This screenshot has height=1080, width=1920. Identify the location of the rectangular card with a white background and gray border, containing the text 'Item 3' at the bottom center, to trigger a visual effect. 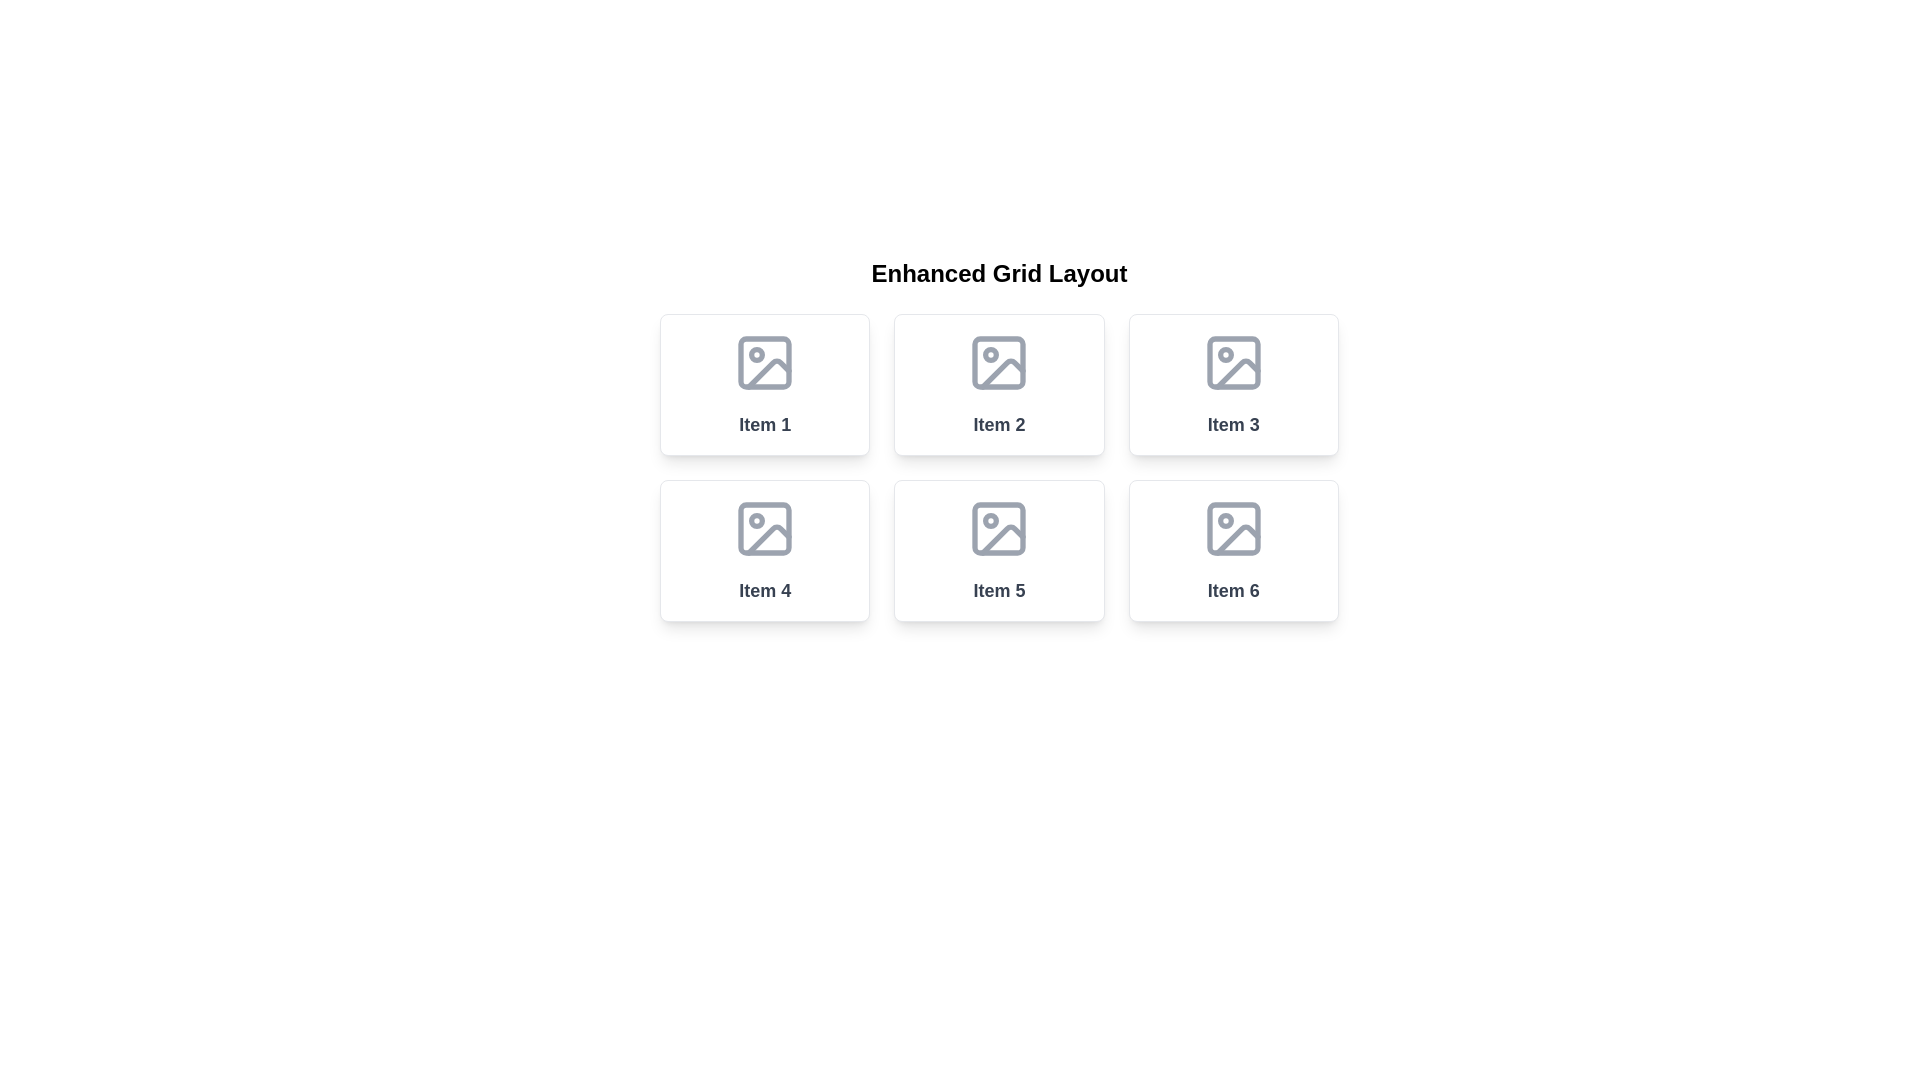
(1232, 385).